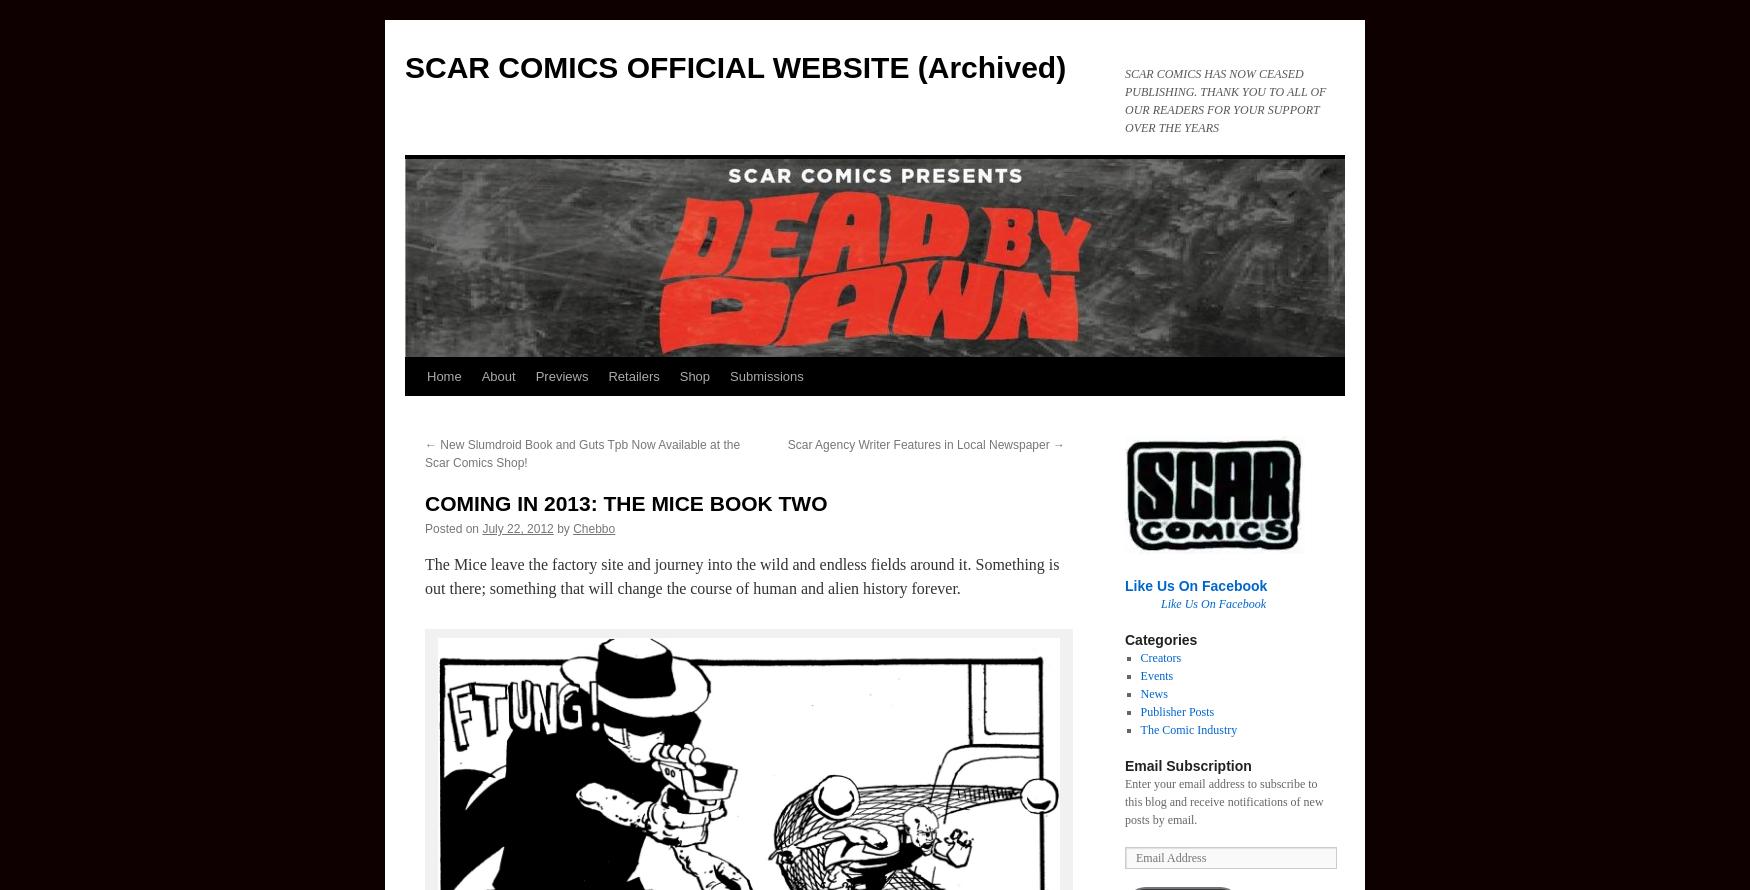 This screenshot has width=1750, height=890. Describe the element at coordinates (1152, 693) in the screenshot. I see `'News'` at that location.